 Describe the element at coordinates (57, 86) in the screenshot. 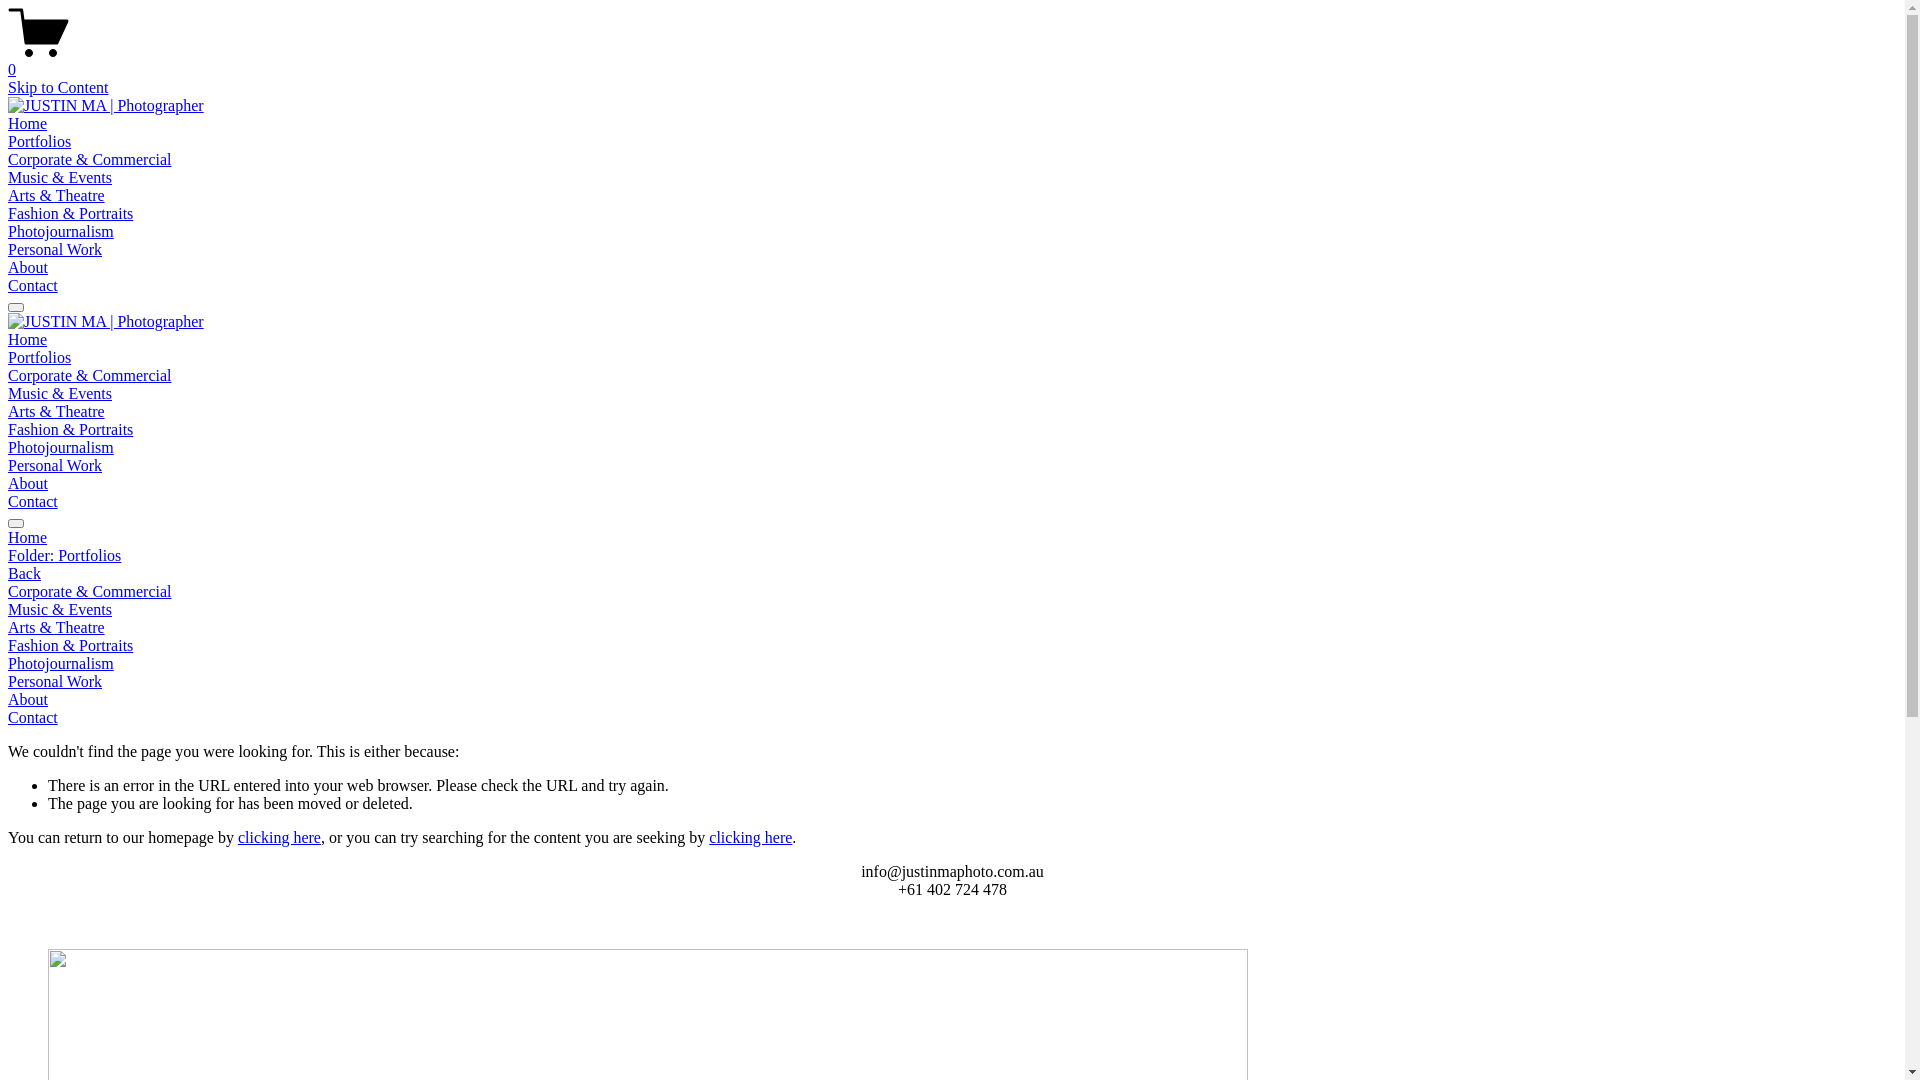

I see `'Skip to Content'` at that location.